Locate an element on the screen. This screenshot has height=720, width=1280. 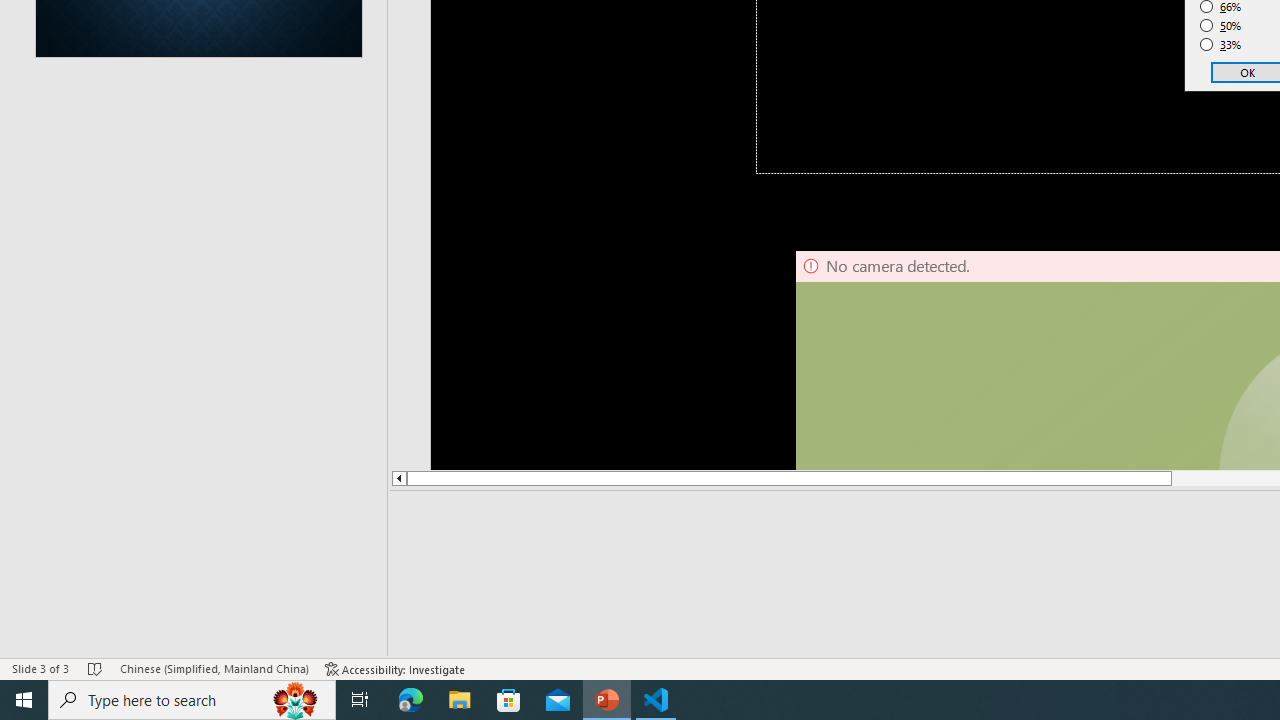
'File Explorer' is located at coordinates (459, 698).